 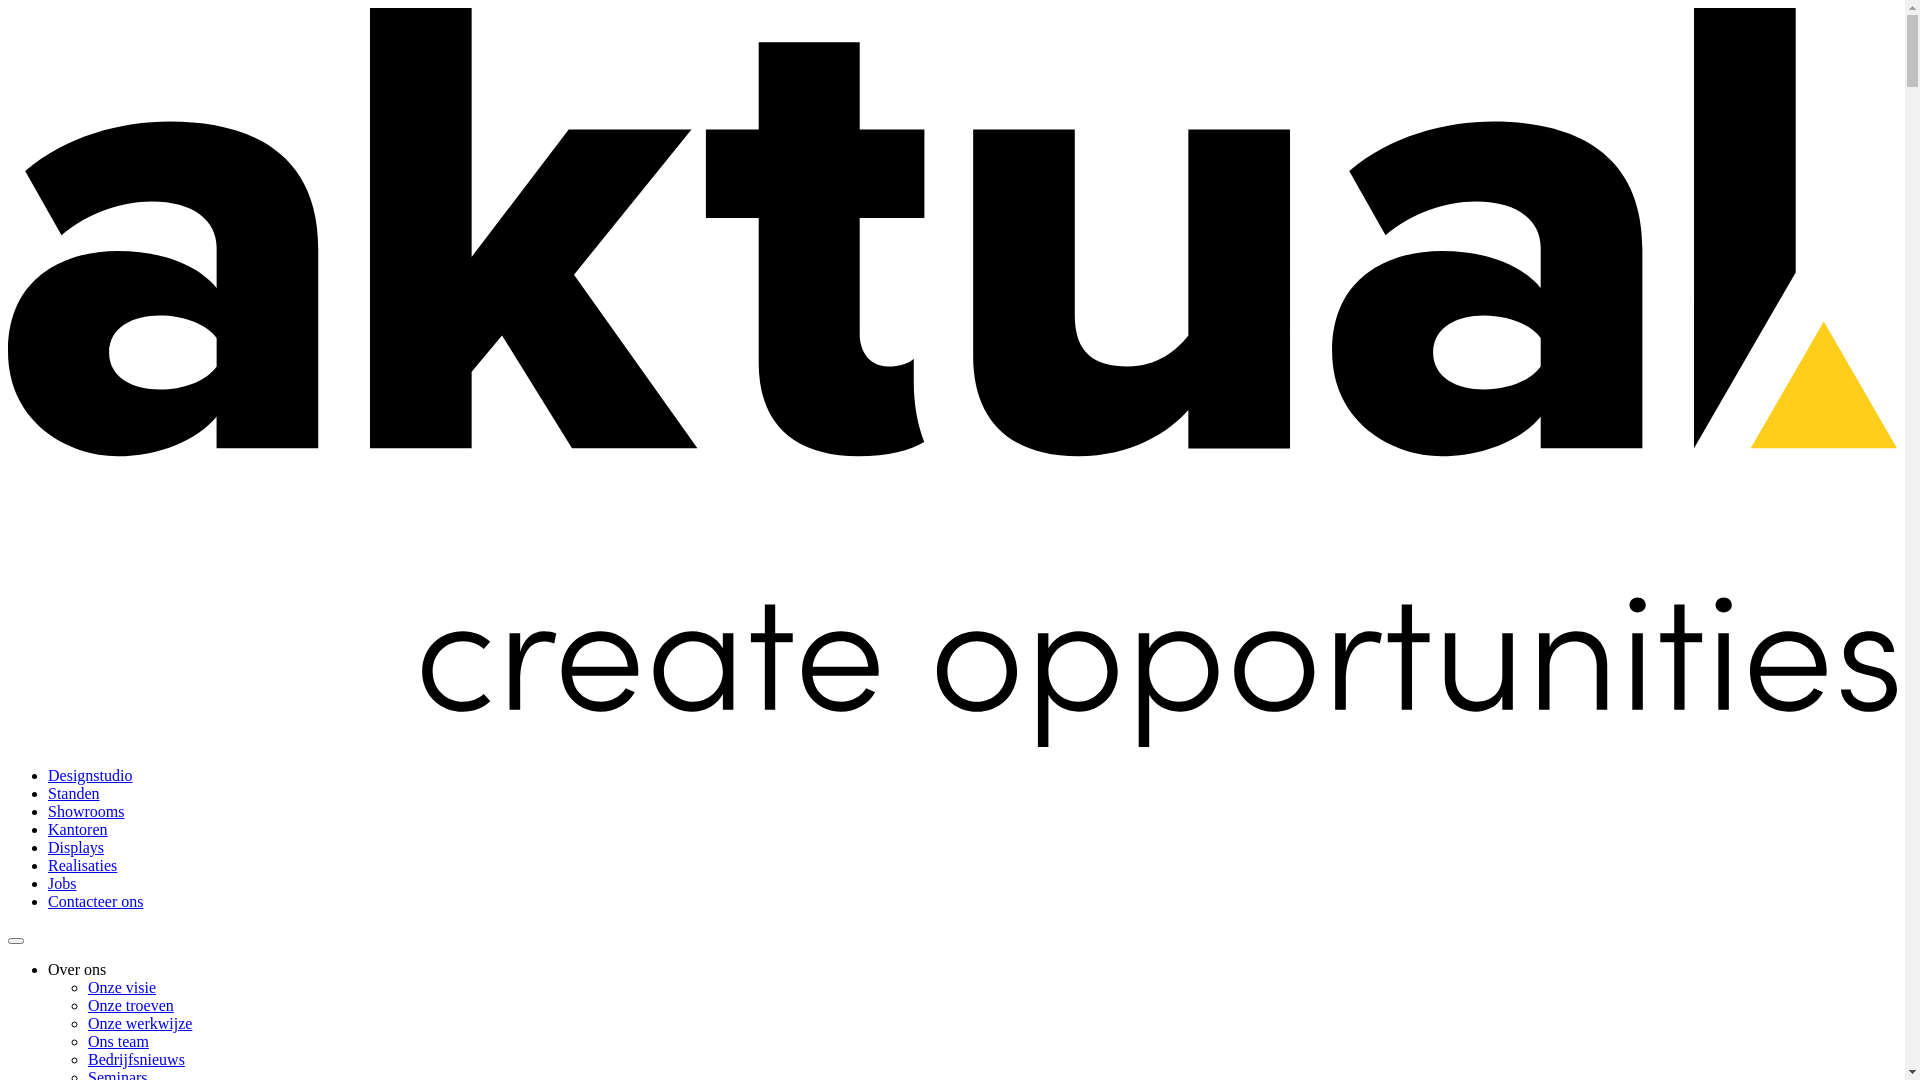 What do you see at coordinates (89, 774) in the screenshot?
I see `'Designstudio'` at bounding box center [89, 774].